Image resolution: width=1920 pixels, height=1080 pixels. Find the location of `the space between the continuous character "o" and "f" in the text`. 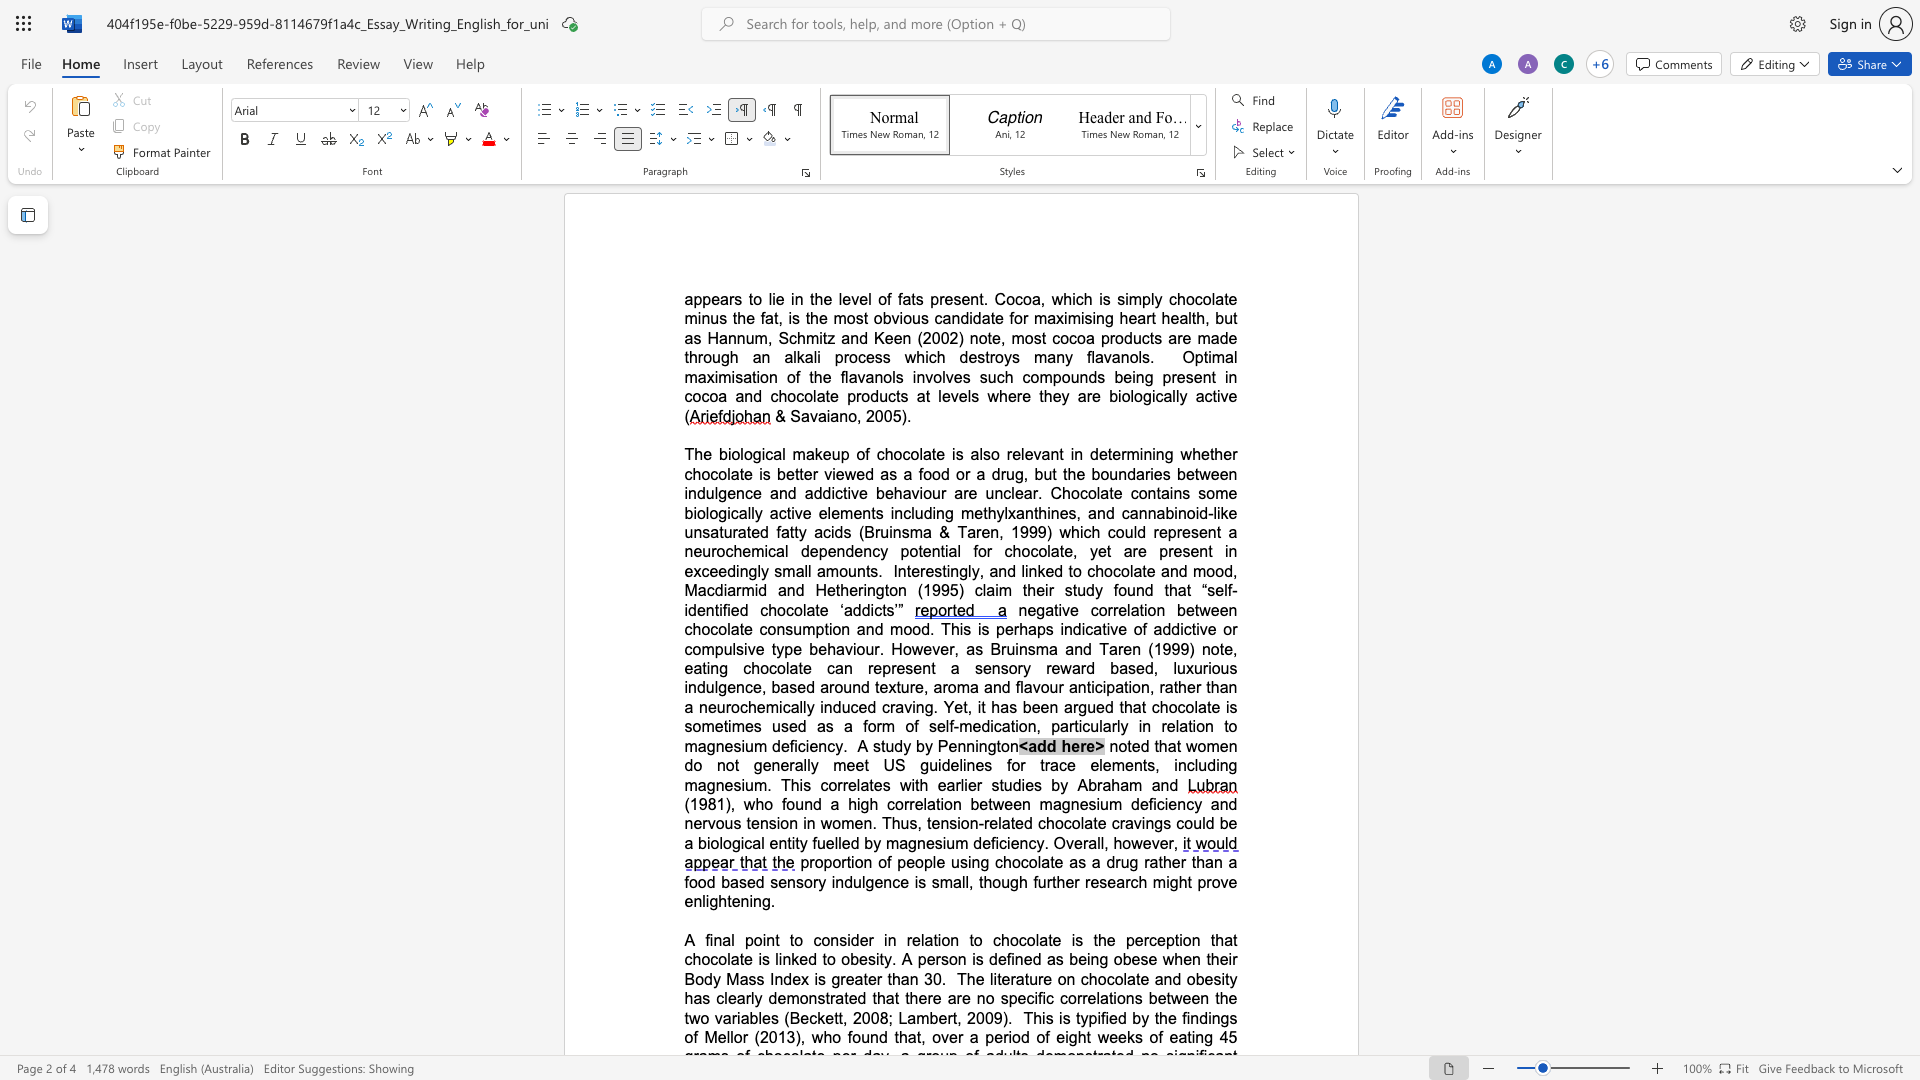

the space between the continuous character "o" and "f" in the text is located at coordinates (793, 377).